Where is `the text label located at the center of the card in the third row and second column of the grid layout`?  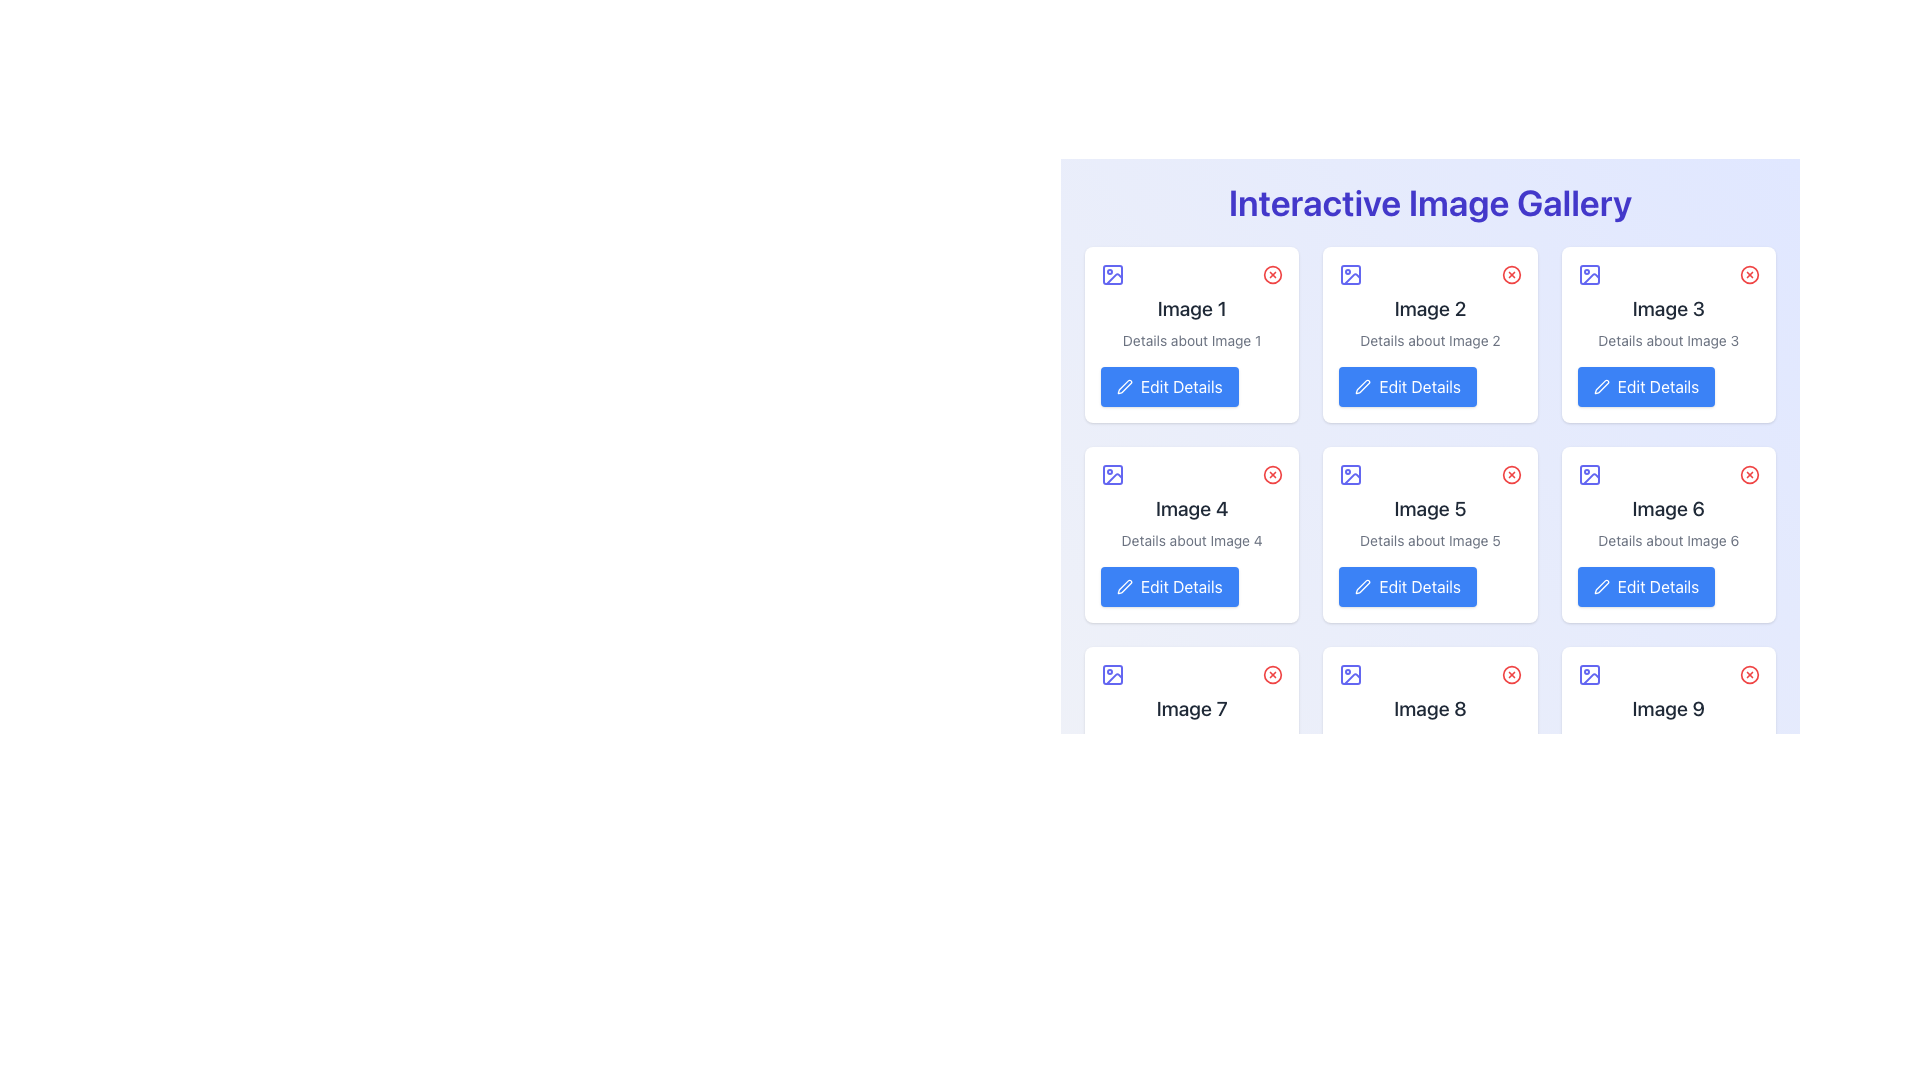
the text label located at the center of the card in the third row and second column of the grid layout is located at coordinates (1429, 708).